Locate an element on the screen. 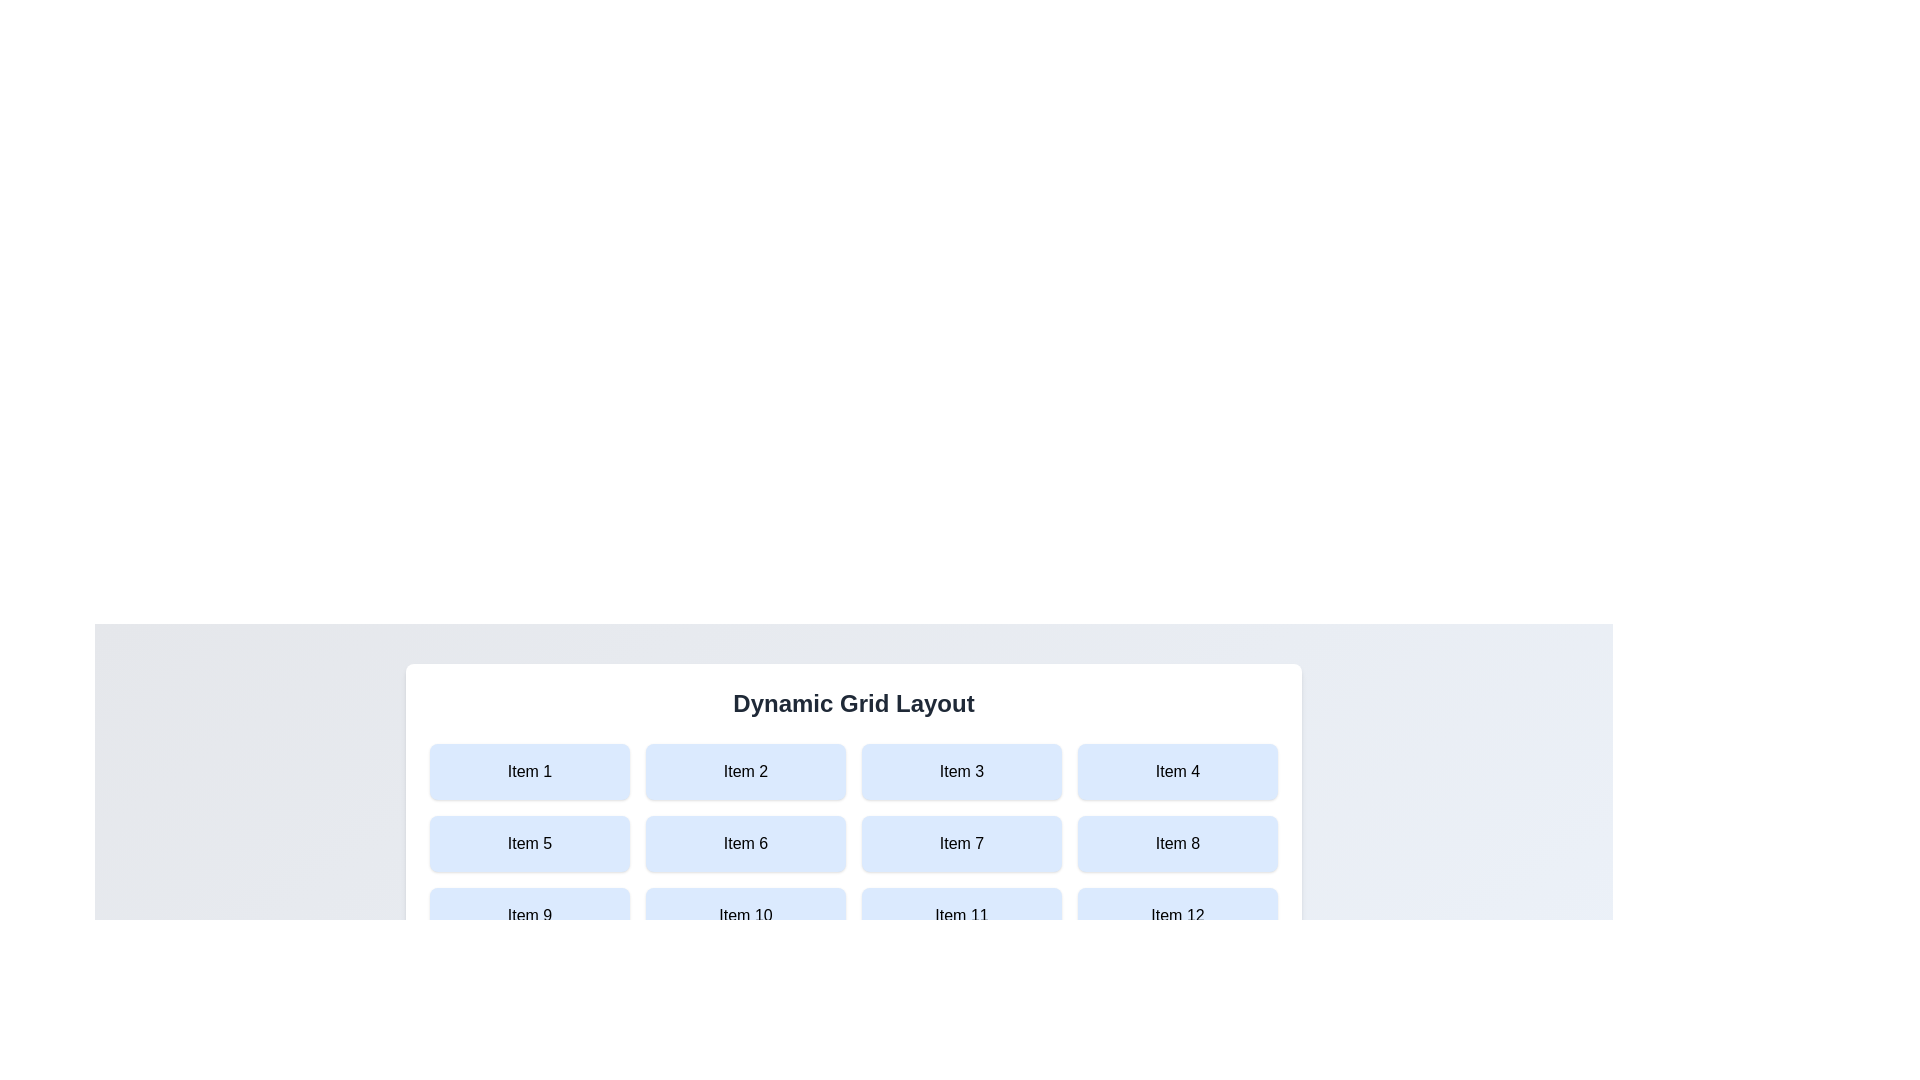  the clickable box located in the first position of the fourth row in the dynamic grid layout, which serves as an interactive unit for selecting or viewing related content is located at coordinates (529, 986).